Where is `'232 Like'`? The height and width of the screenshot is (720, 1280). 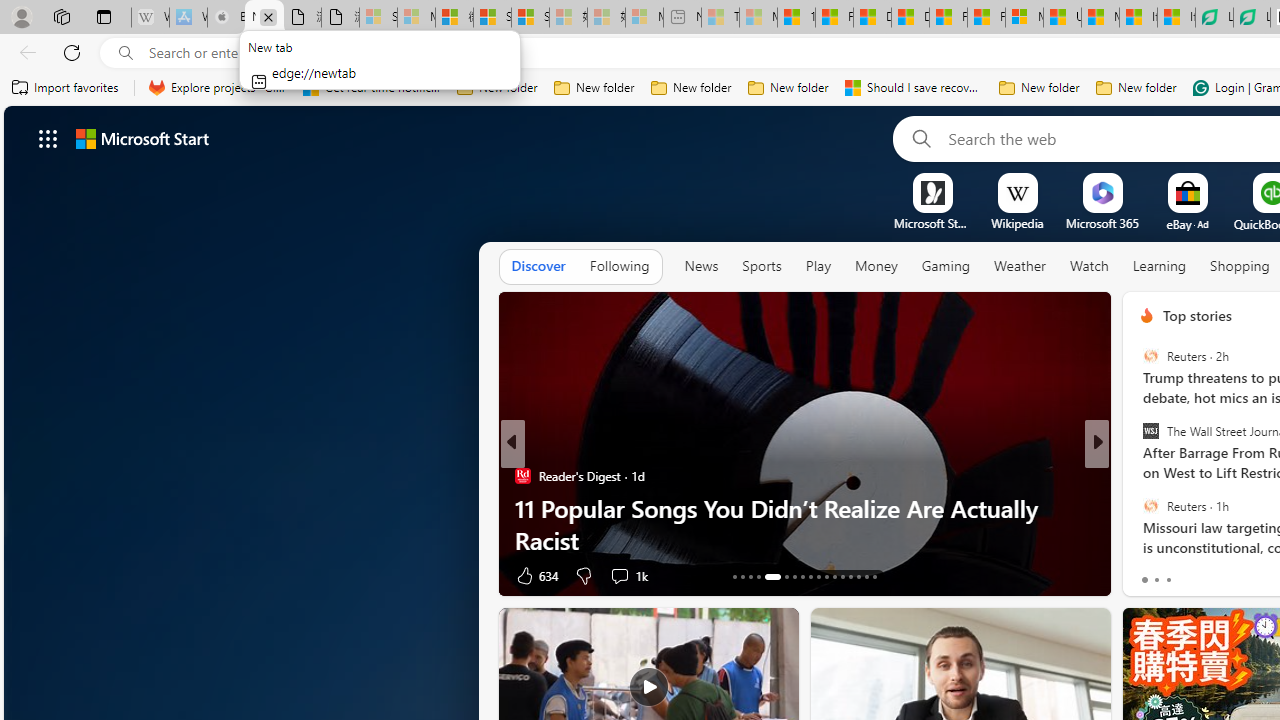
'232 Like' is located at coordinates (1152, 575).